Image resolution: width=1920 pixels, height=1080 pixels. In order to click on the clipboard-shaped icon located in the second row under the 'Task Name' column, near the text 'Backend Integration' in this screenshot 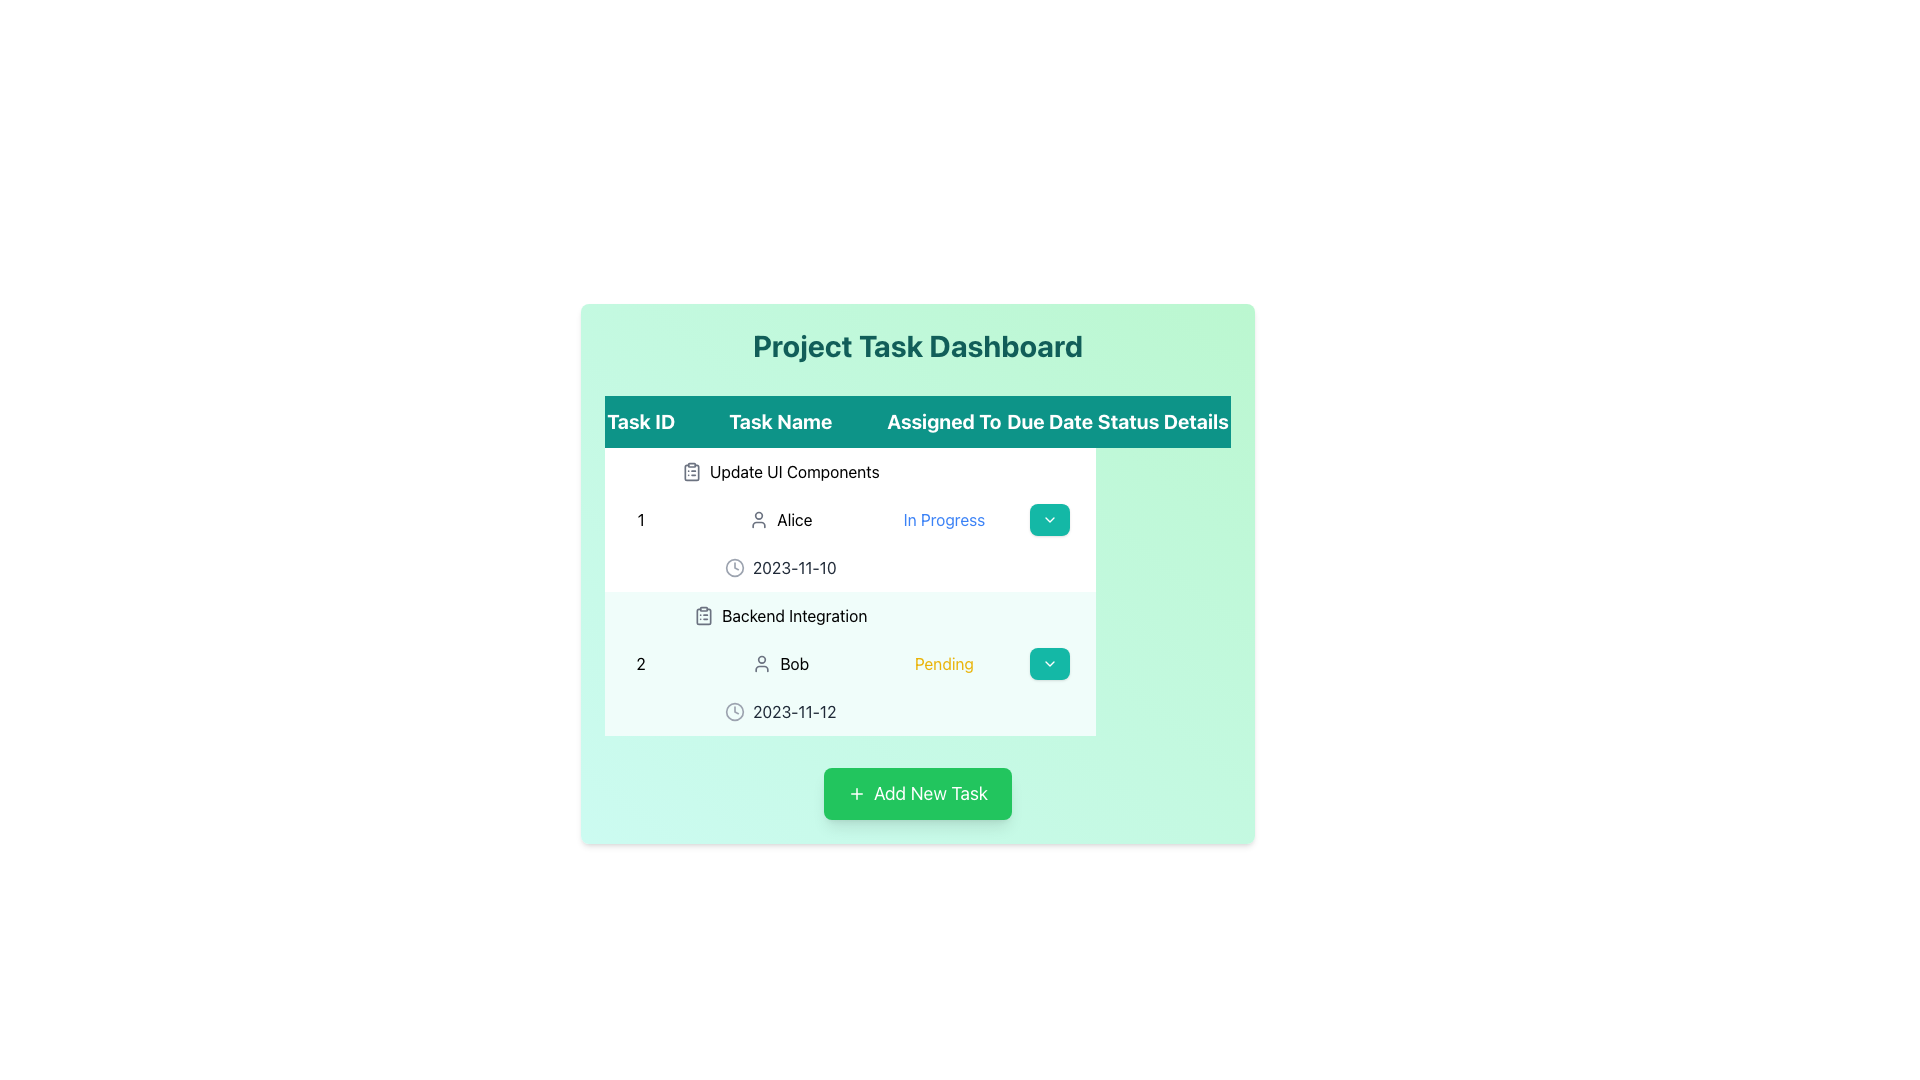, I will do `click(704, 615)`.